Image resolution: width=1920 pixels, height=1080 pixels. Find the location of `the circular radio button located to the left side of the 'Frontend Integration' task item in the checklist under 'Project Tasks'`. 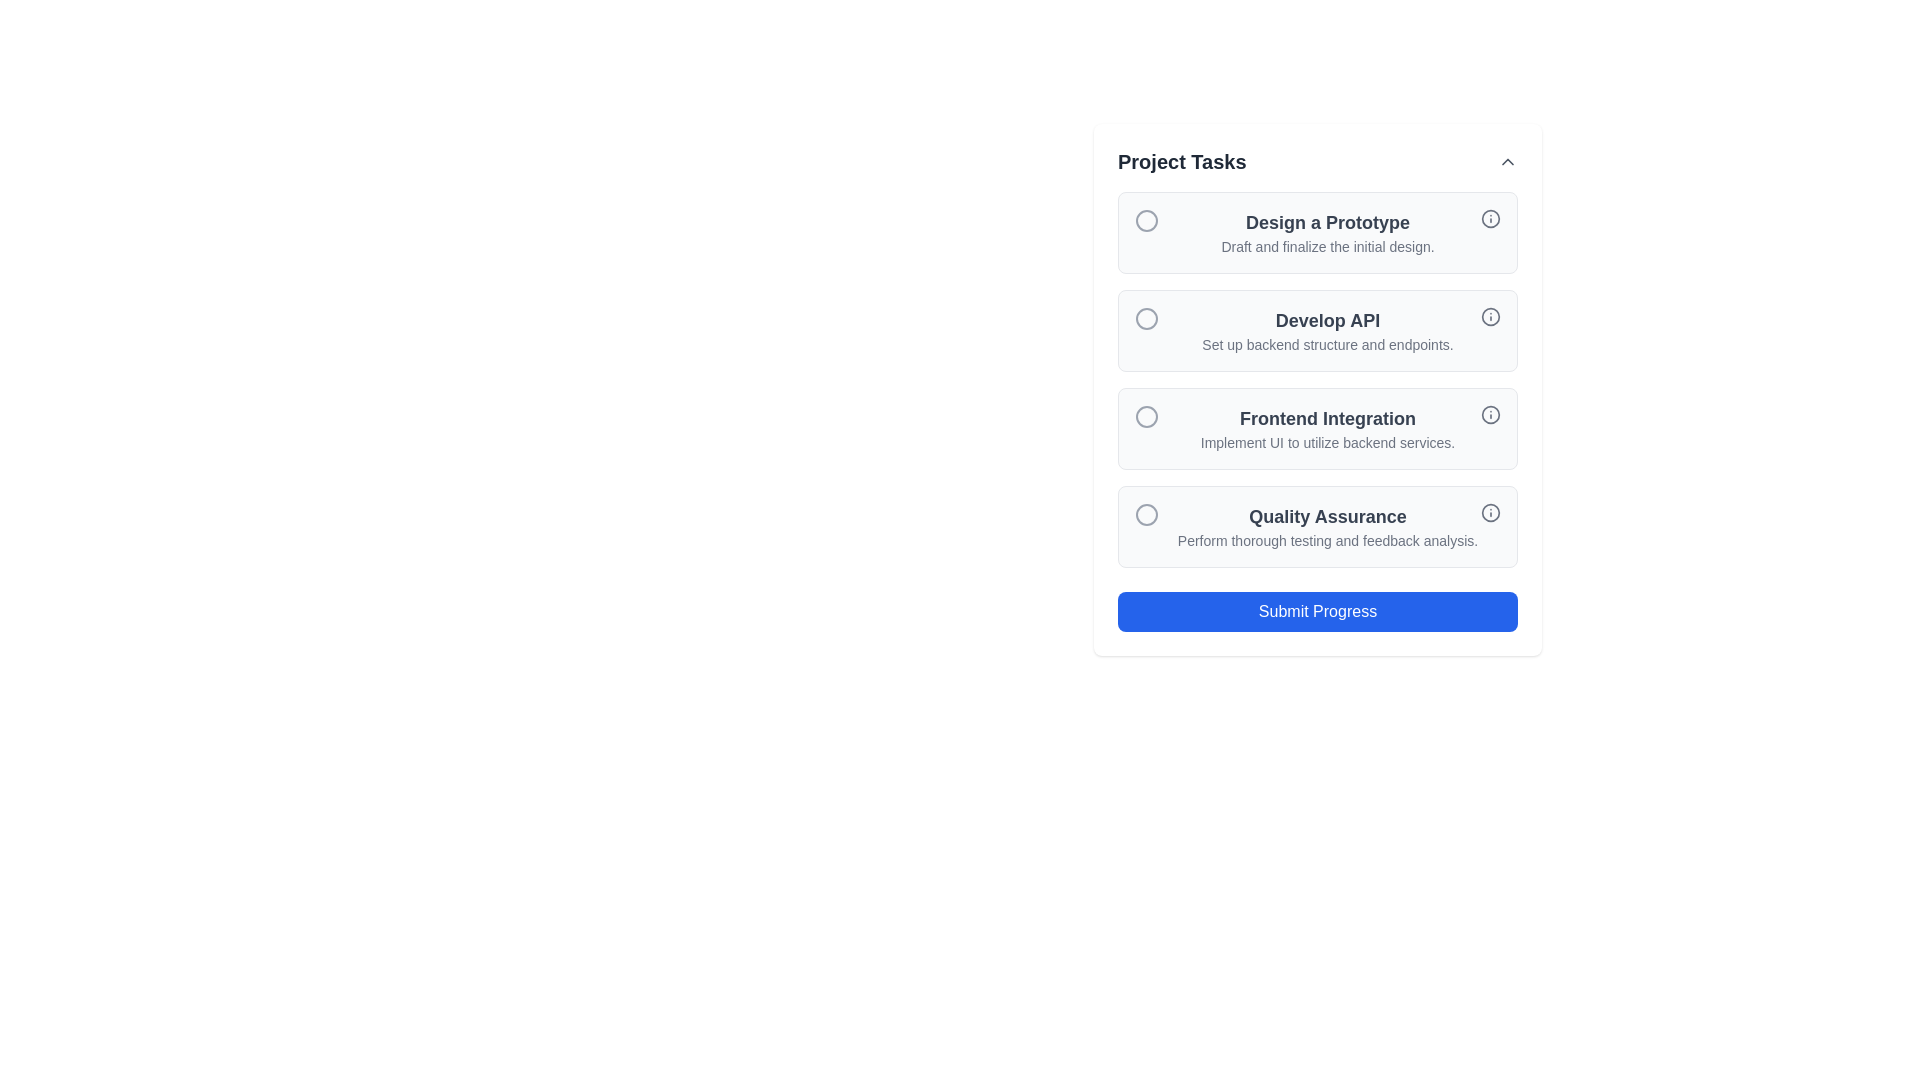

the circular radio button located to the left side of the 'Frontend Integration' task item in the checklist under 'Project Tasks' is located at coordinates (1147, 415).